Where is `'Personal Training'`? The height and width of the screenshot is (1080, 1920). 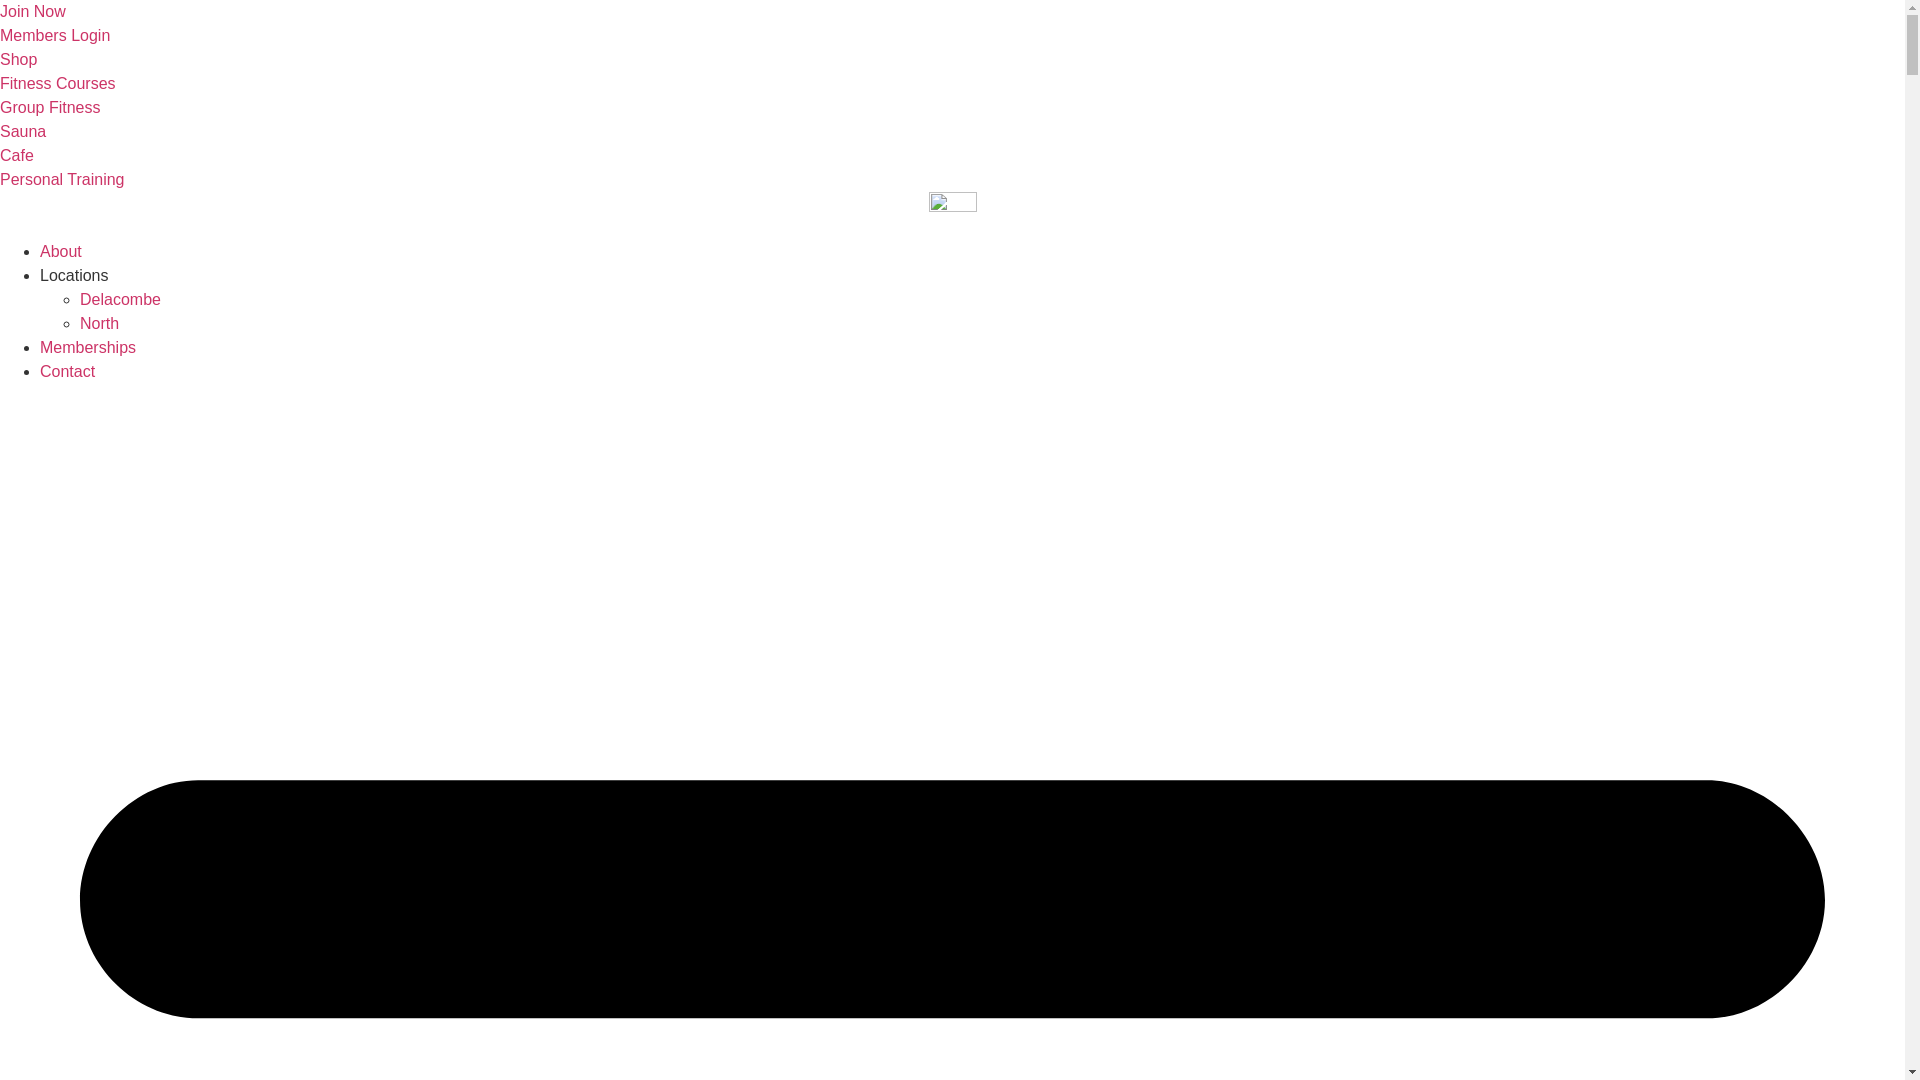
'Personal Training' is located at coordinates (0, 178).